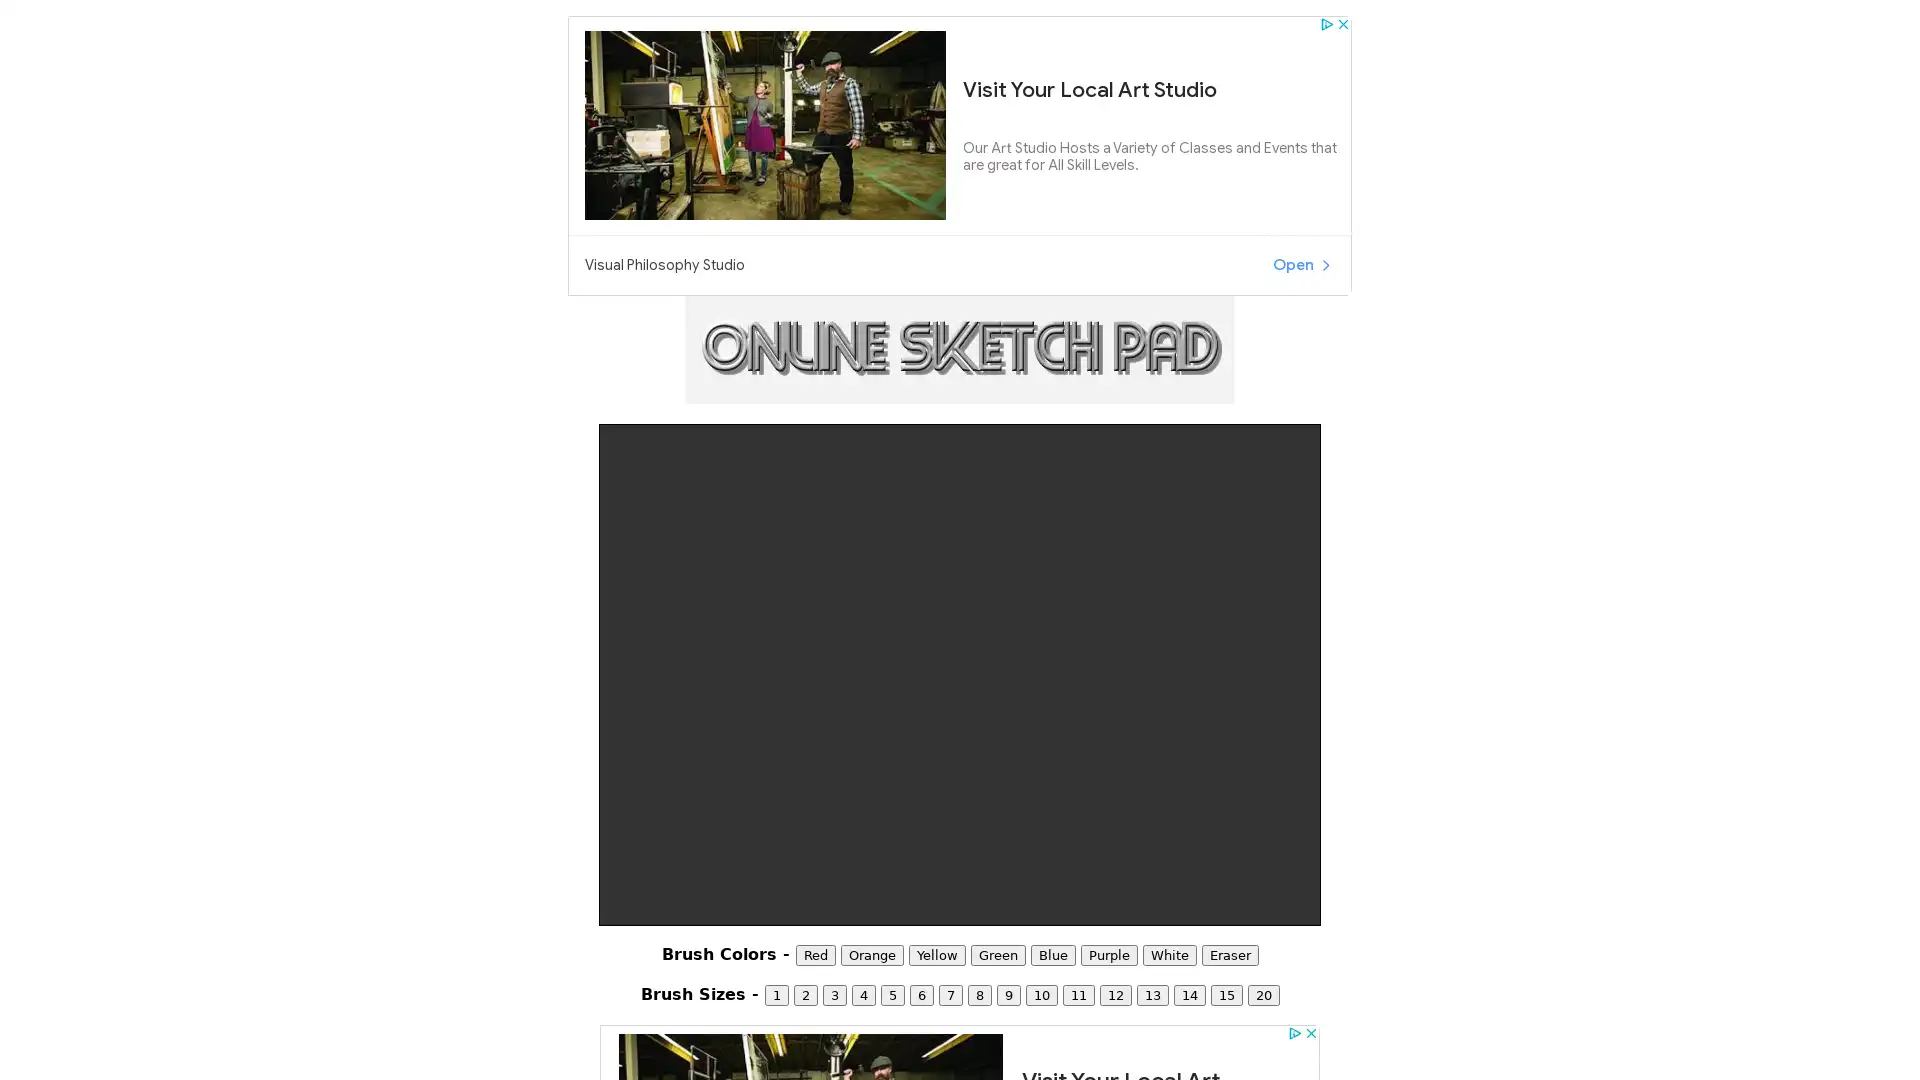 The image size is (1920, 1080). Describe the element at coordinates (1224, 995) in the screenshot. I see `15` at that location.